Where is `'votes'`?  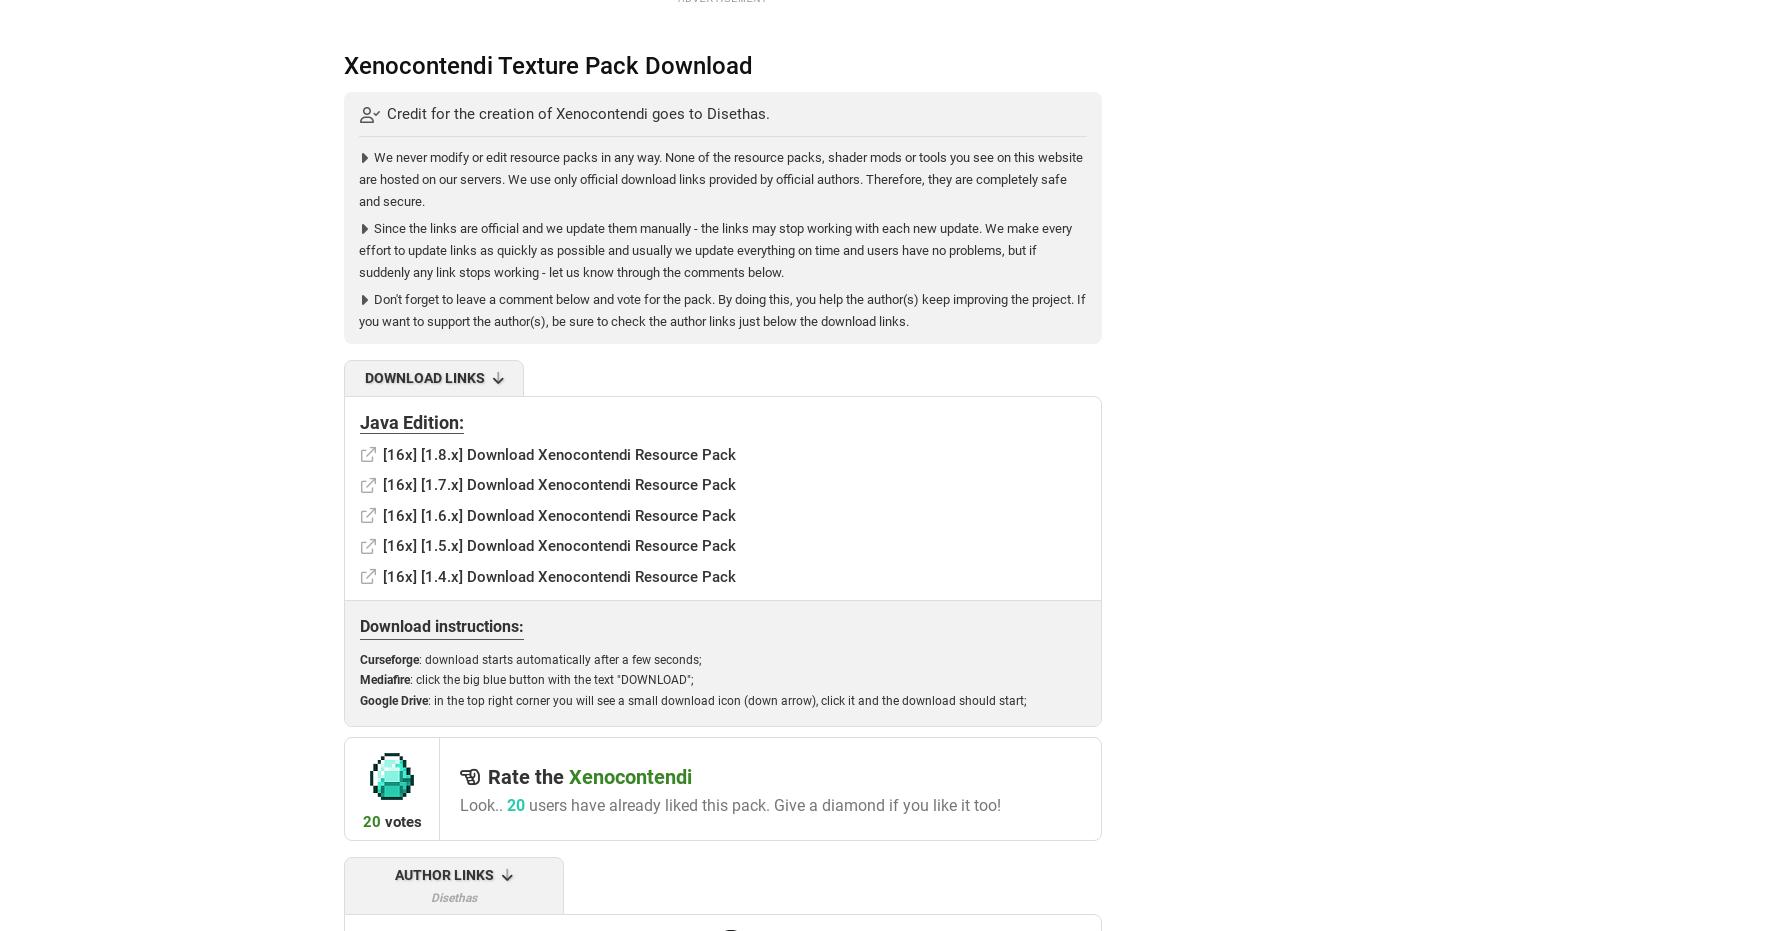 'votes' is located at coordinates (399, 819).